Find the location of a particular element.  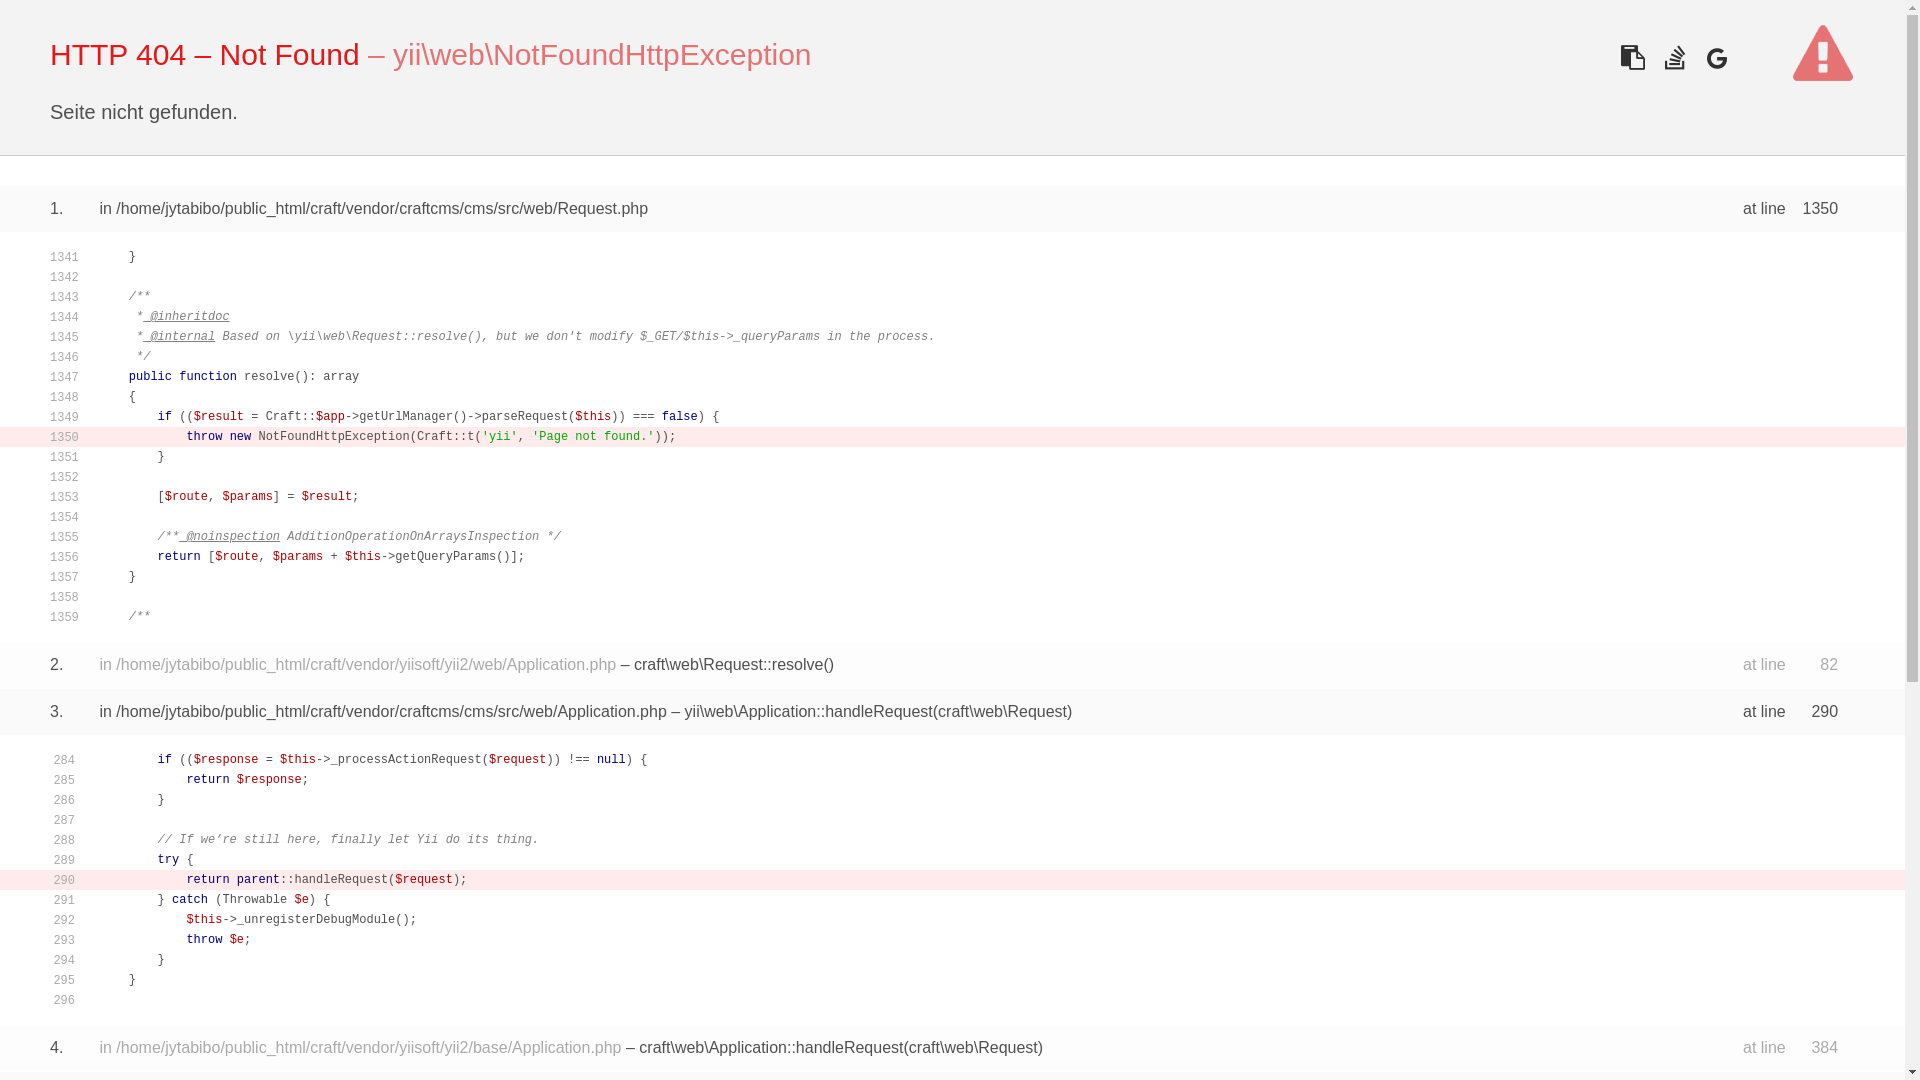

'yii\web\NotFoundHttpException' is located at coordinates (601, 53).